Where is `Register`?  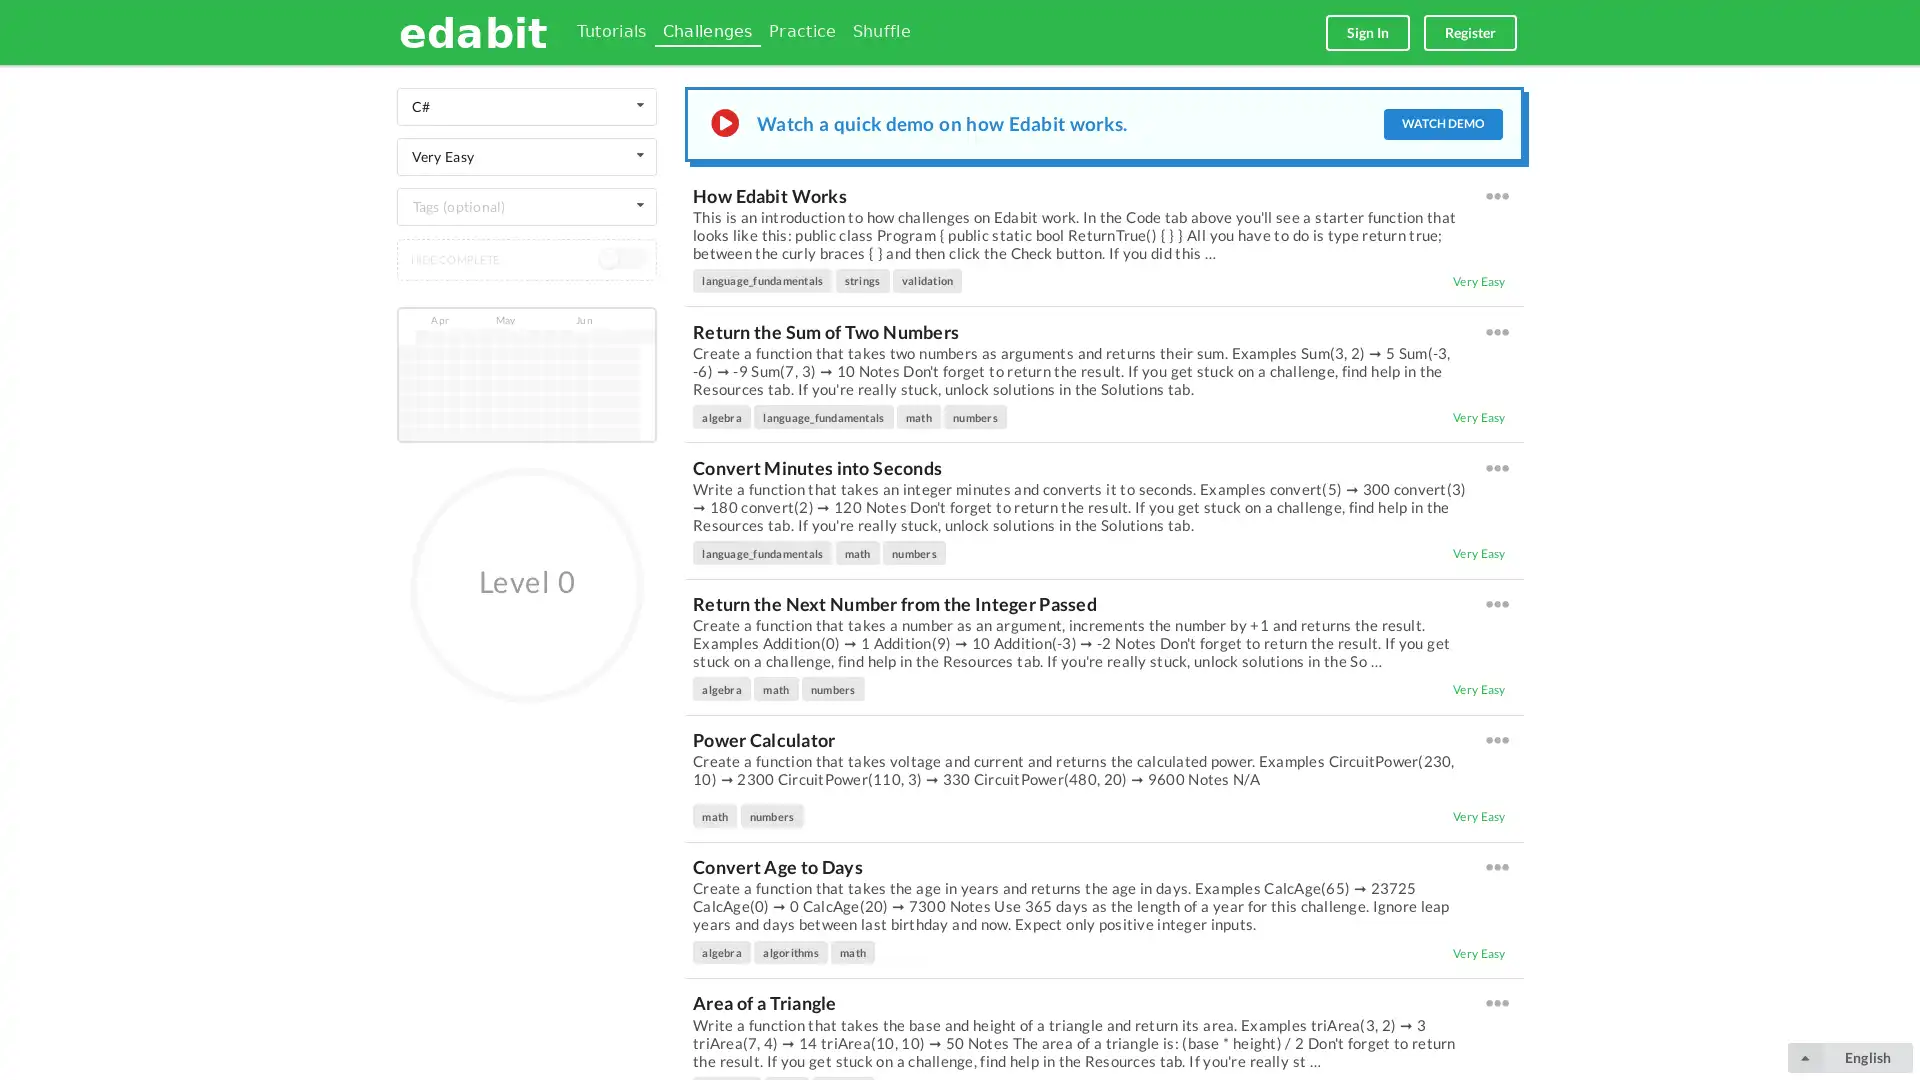 Register is located at coordinates (1469, 31).